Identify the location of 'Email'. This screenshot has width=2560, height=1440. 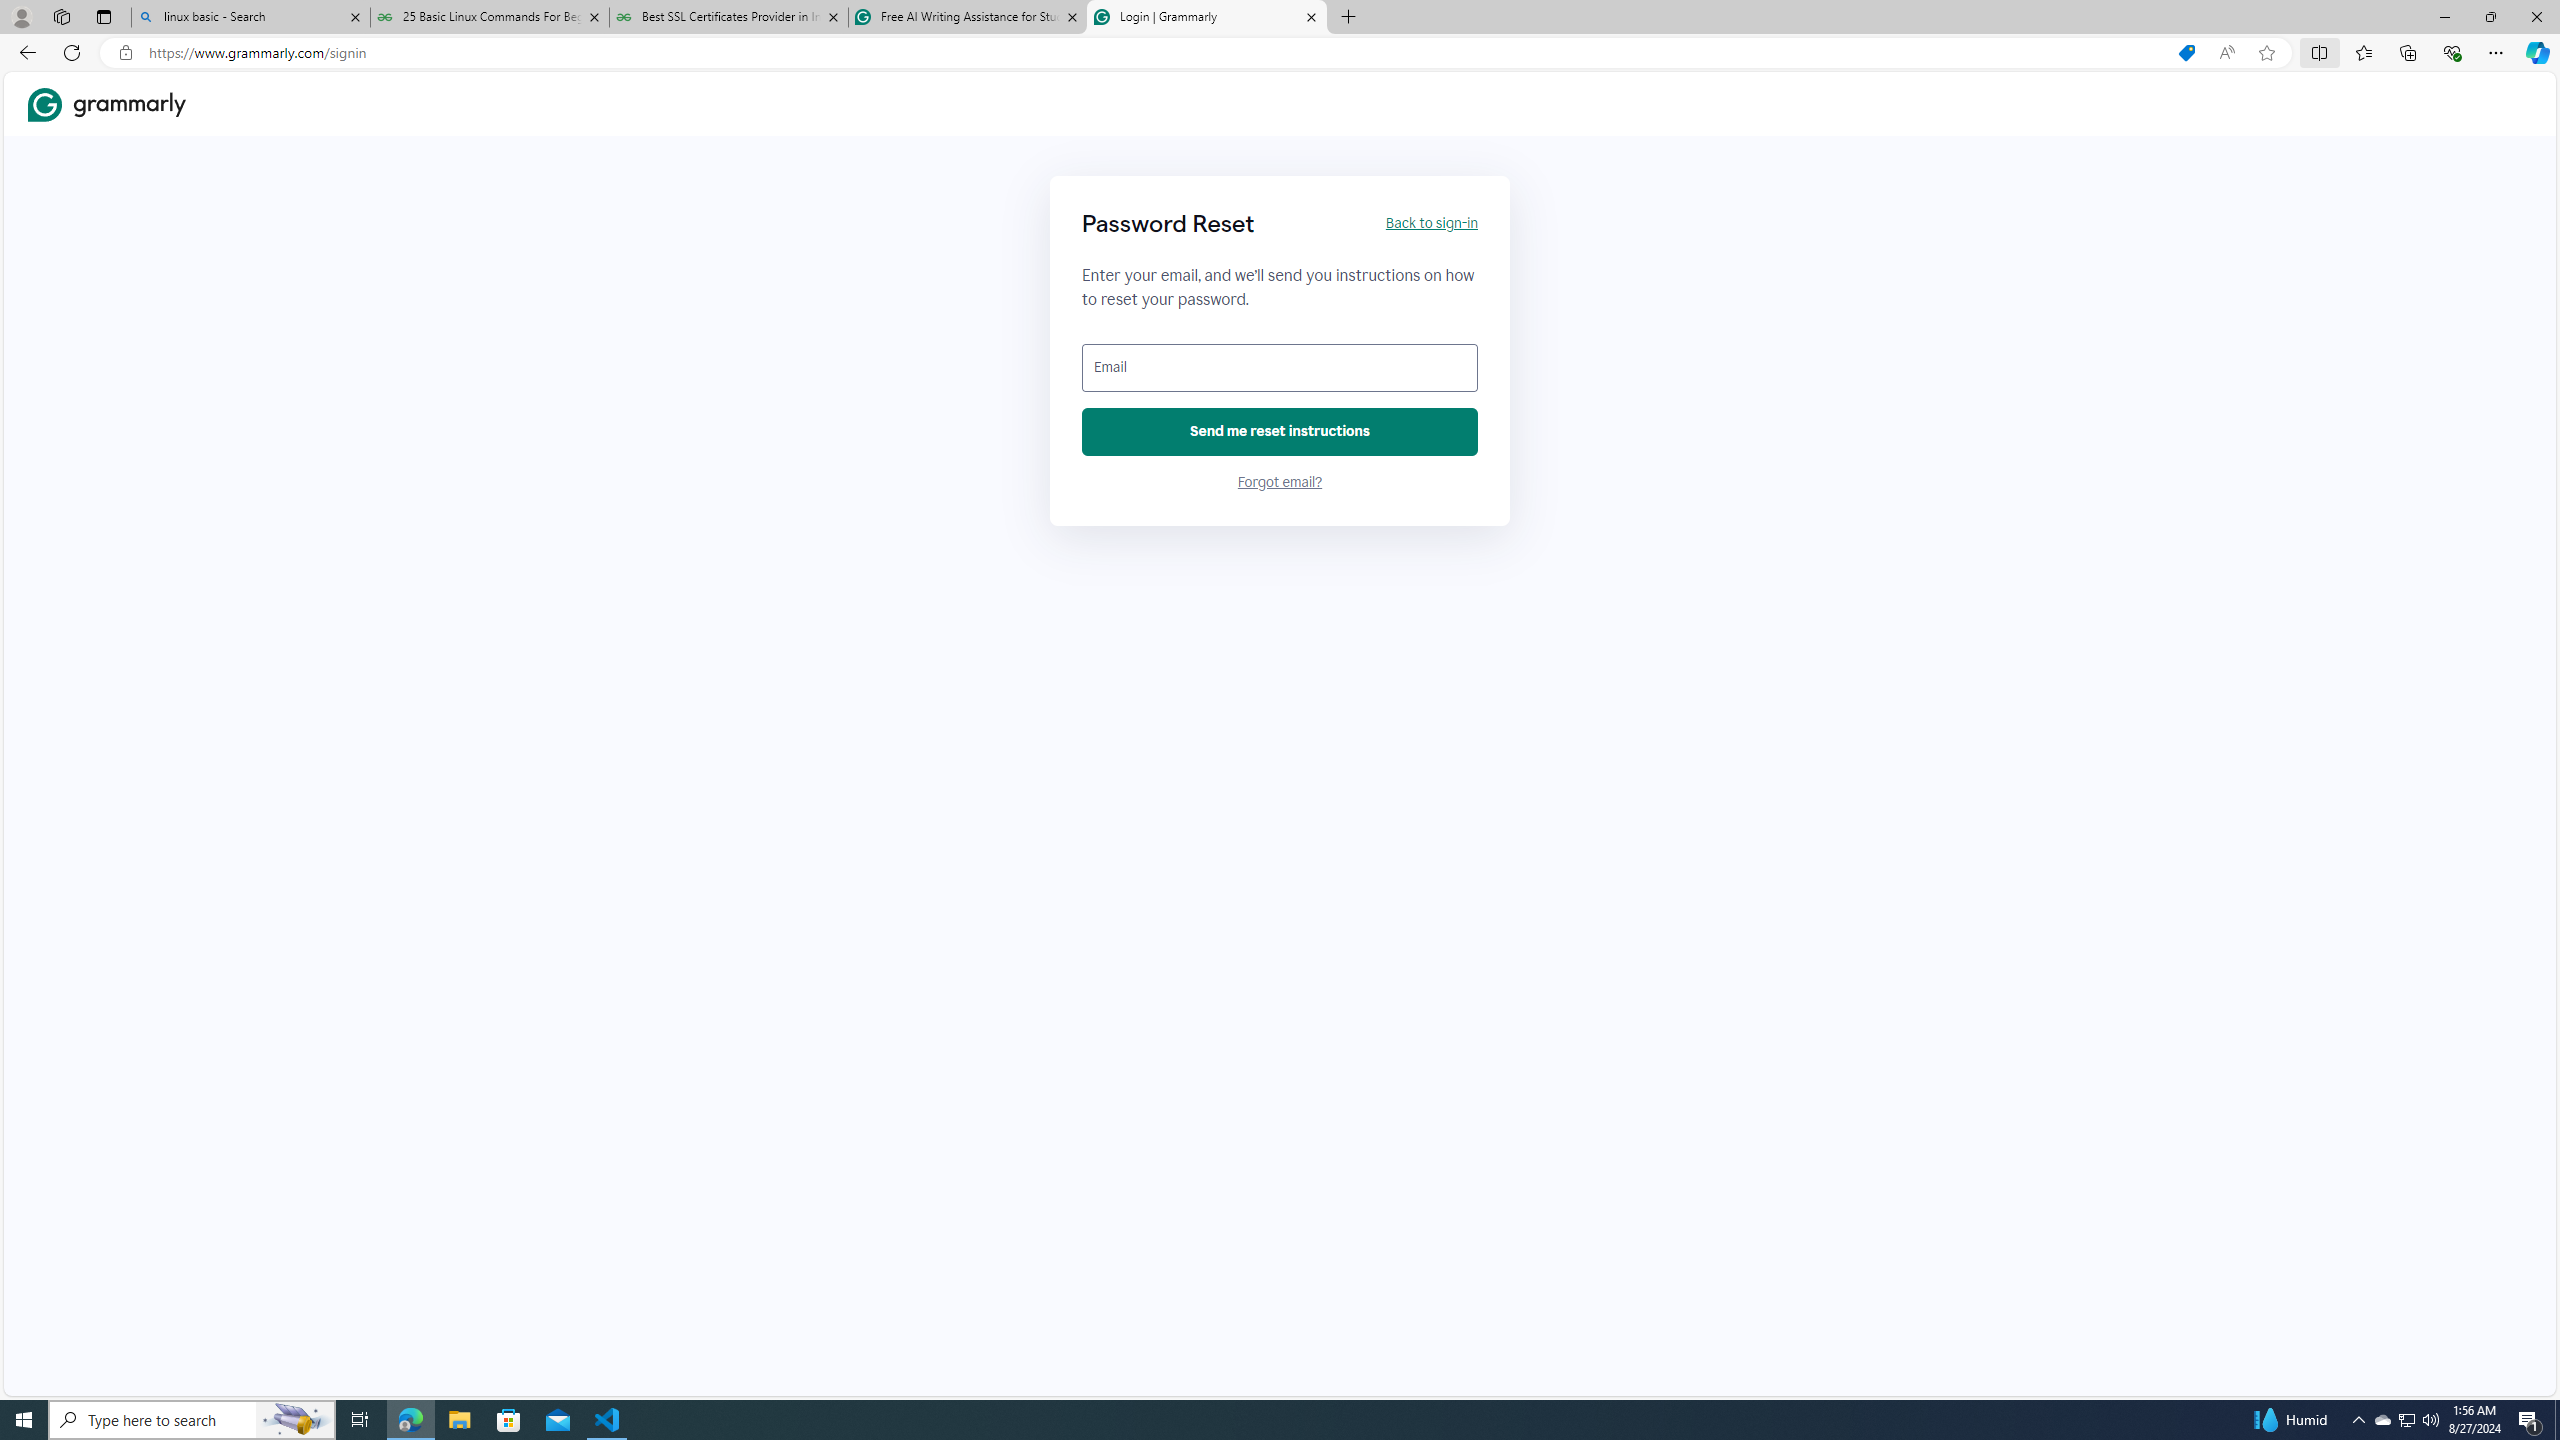
(1280, 367).